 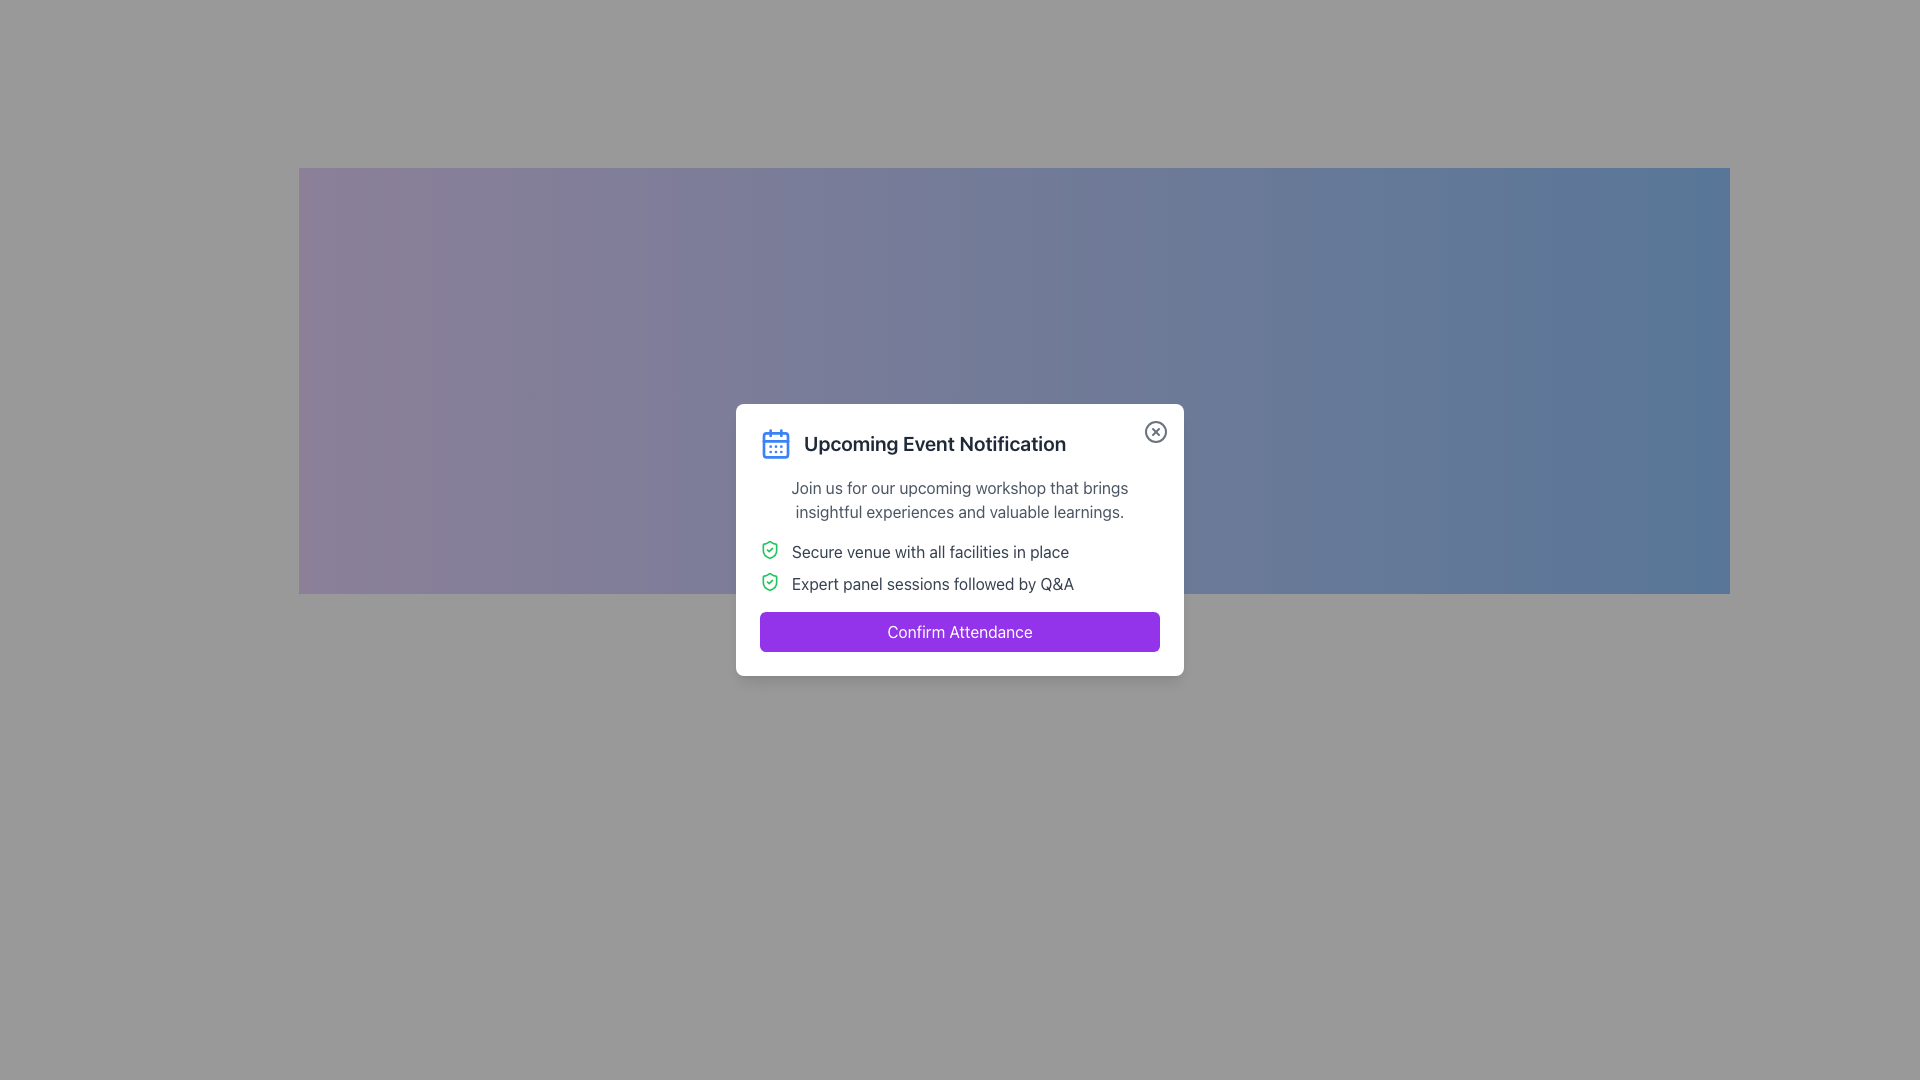 What do you see at coordinates (960, 632) in the screenshot?
I see `the confirmation button located at the bottom of the modal panel to confirm attendance for the event` at bounding box center [960, 632].